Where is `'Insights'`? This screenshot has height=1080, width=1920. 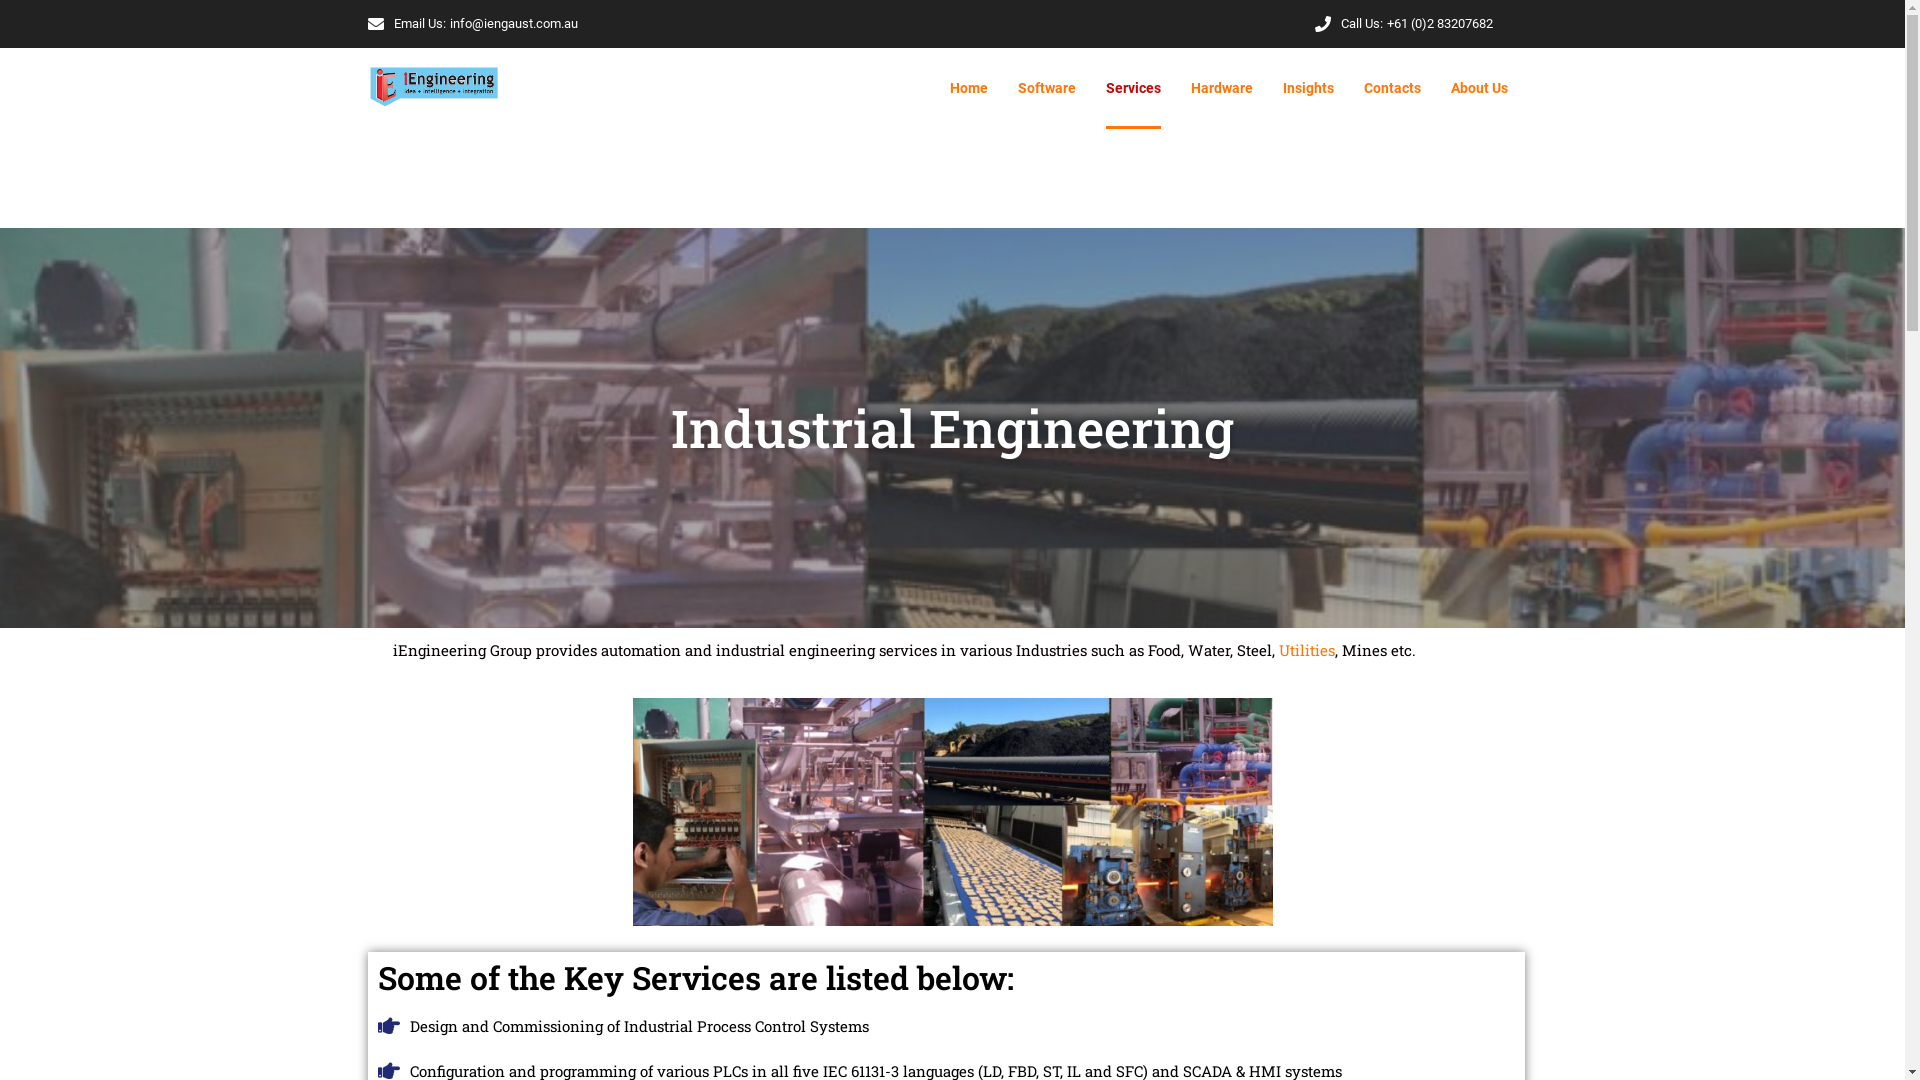 'Insights' is located at coordinates (1307, 87).